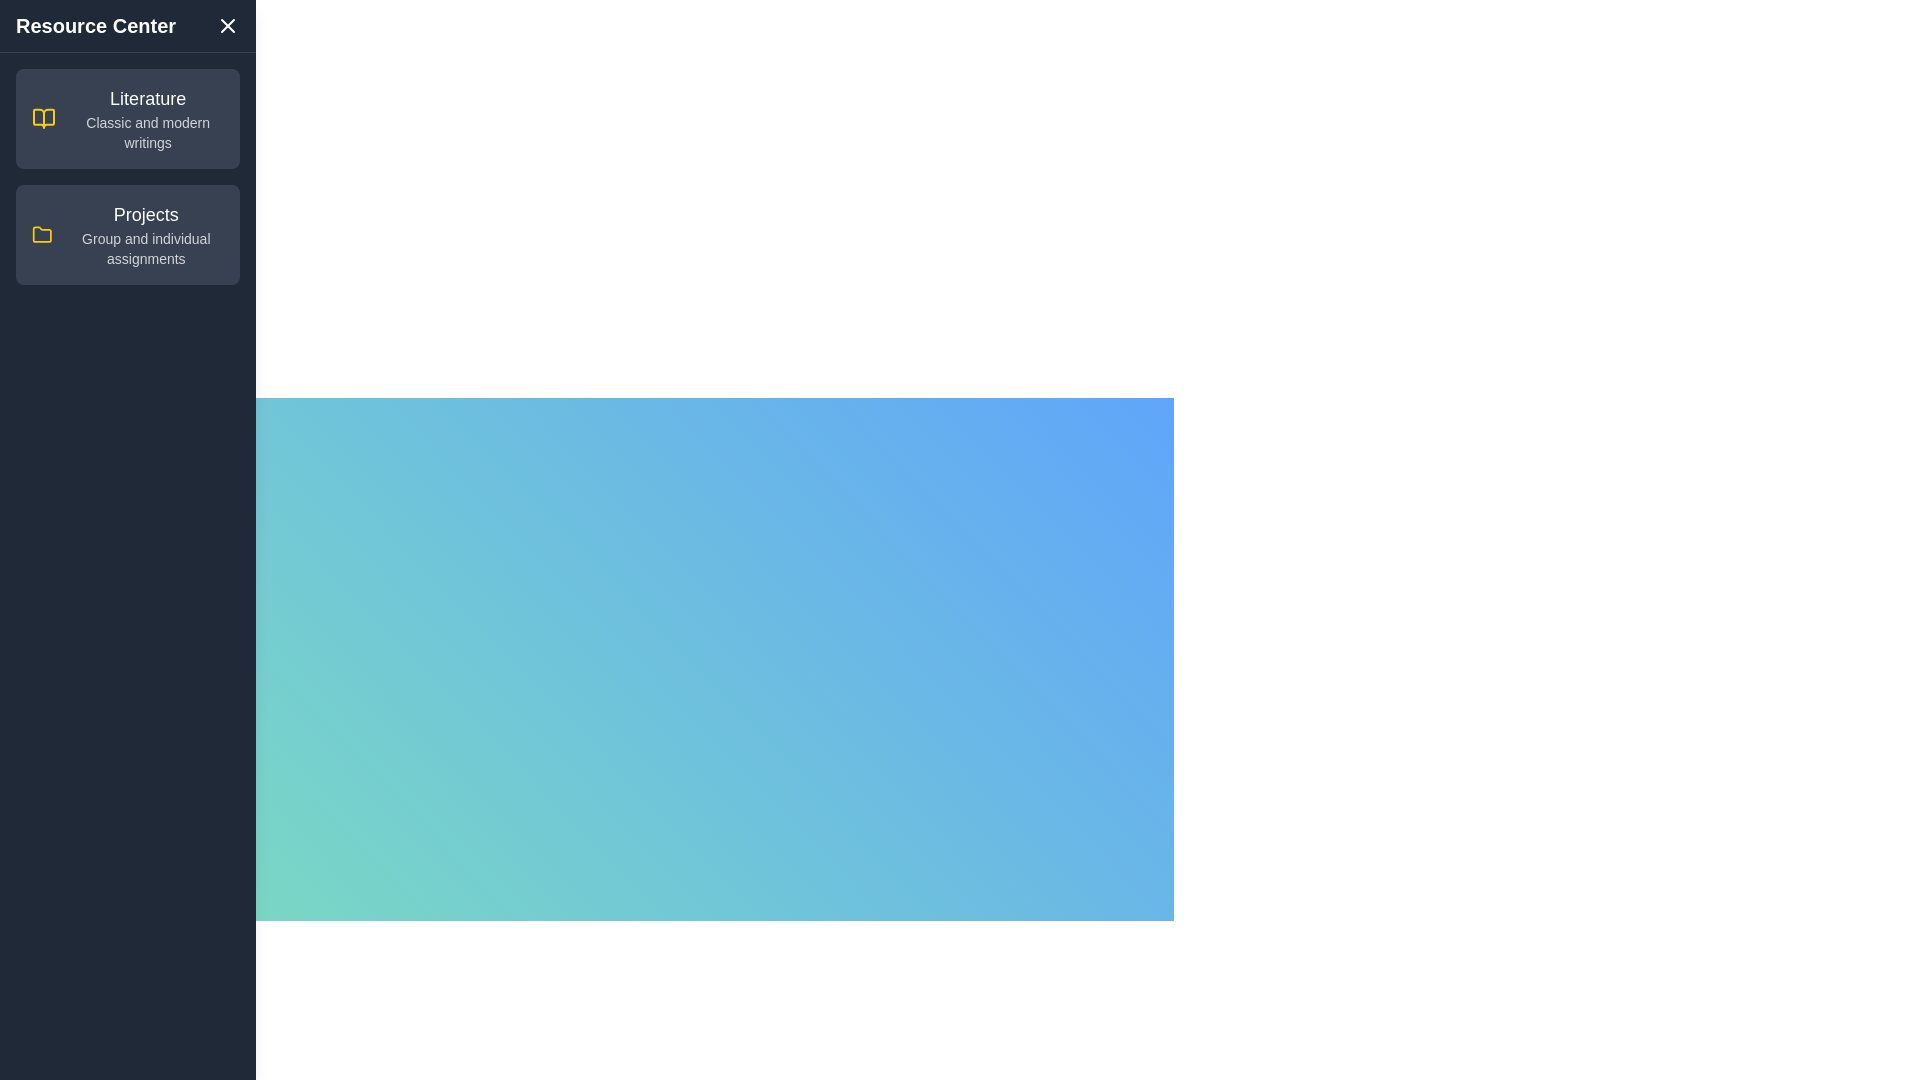 This screenshot has height=1080, width=1920. What do you see at coordinates (127, 119) in the screenshot?
I see `the category Literature to highlight it` at bounding box center [127, 119].